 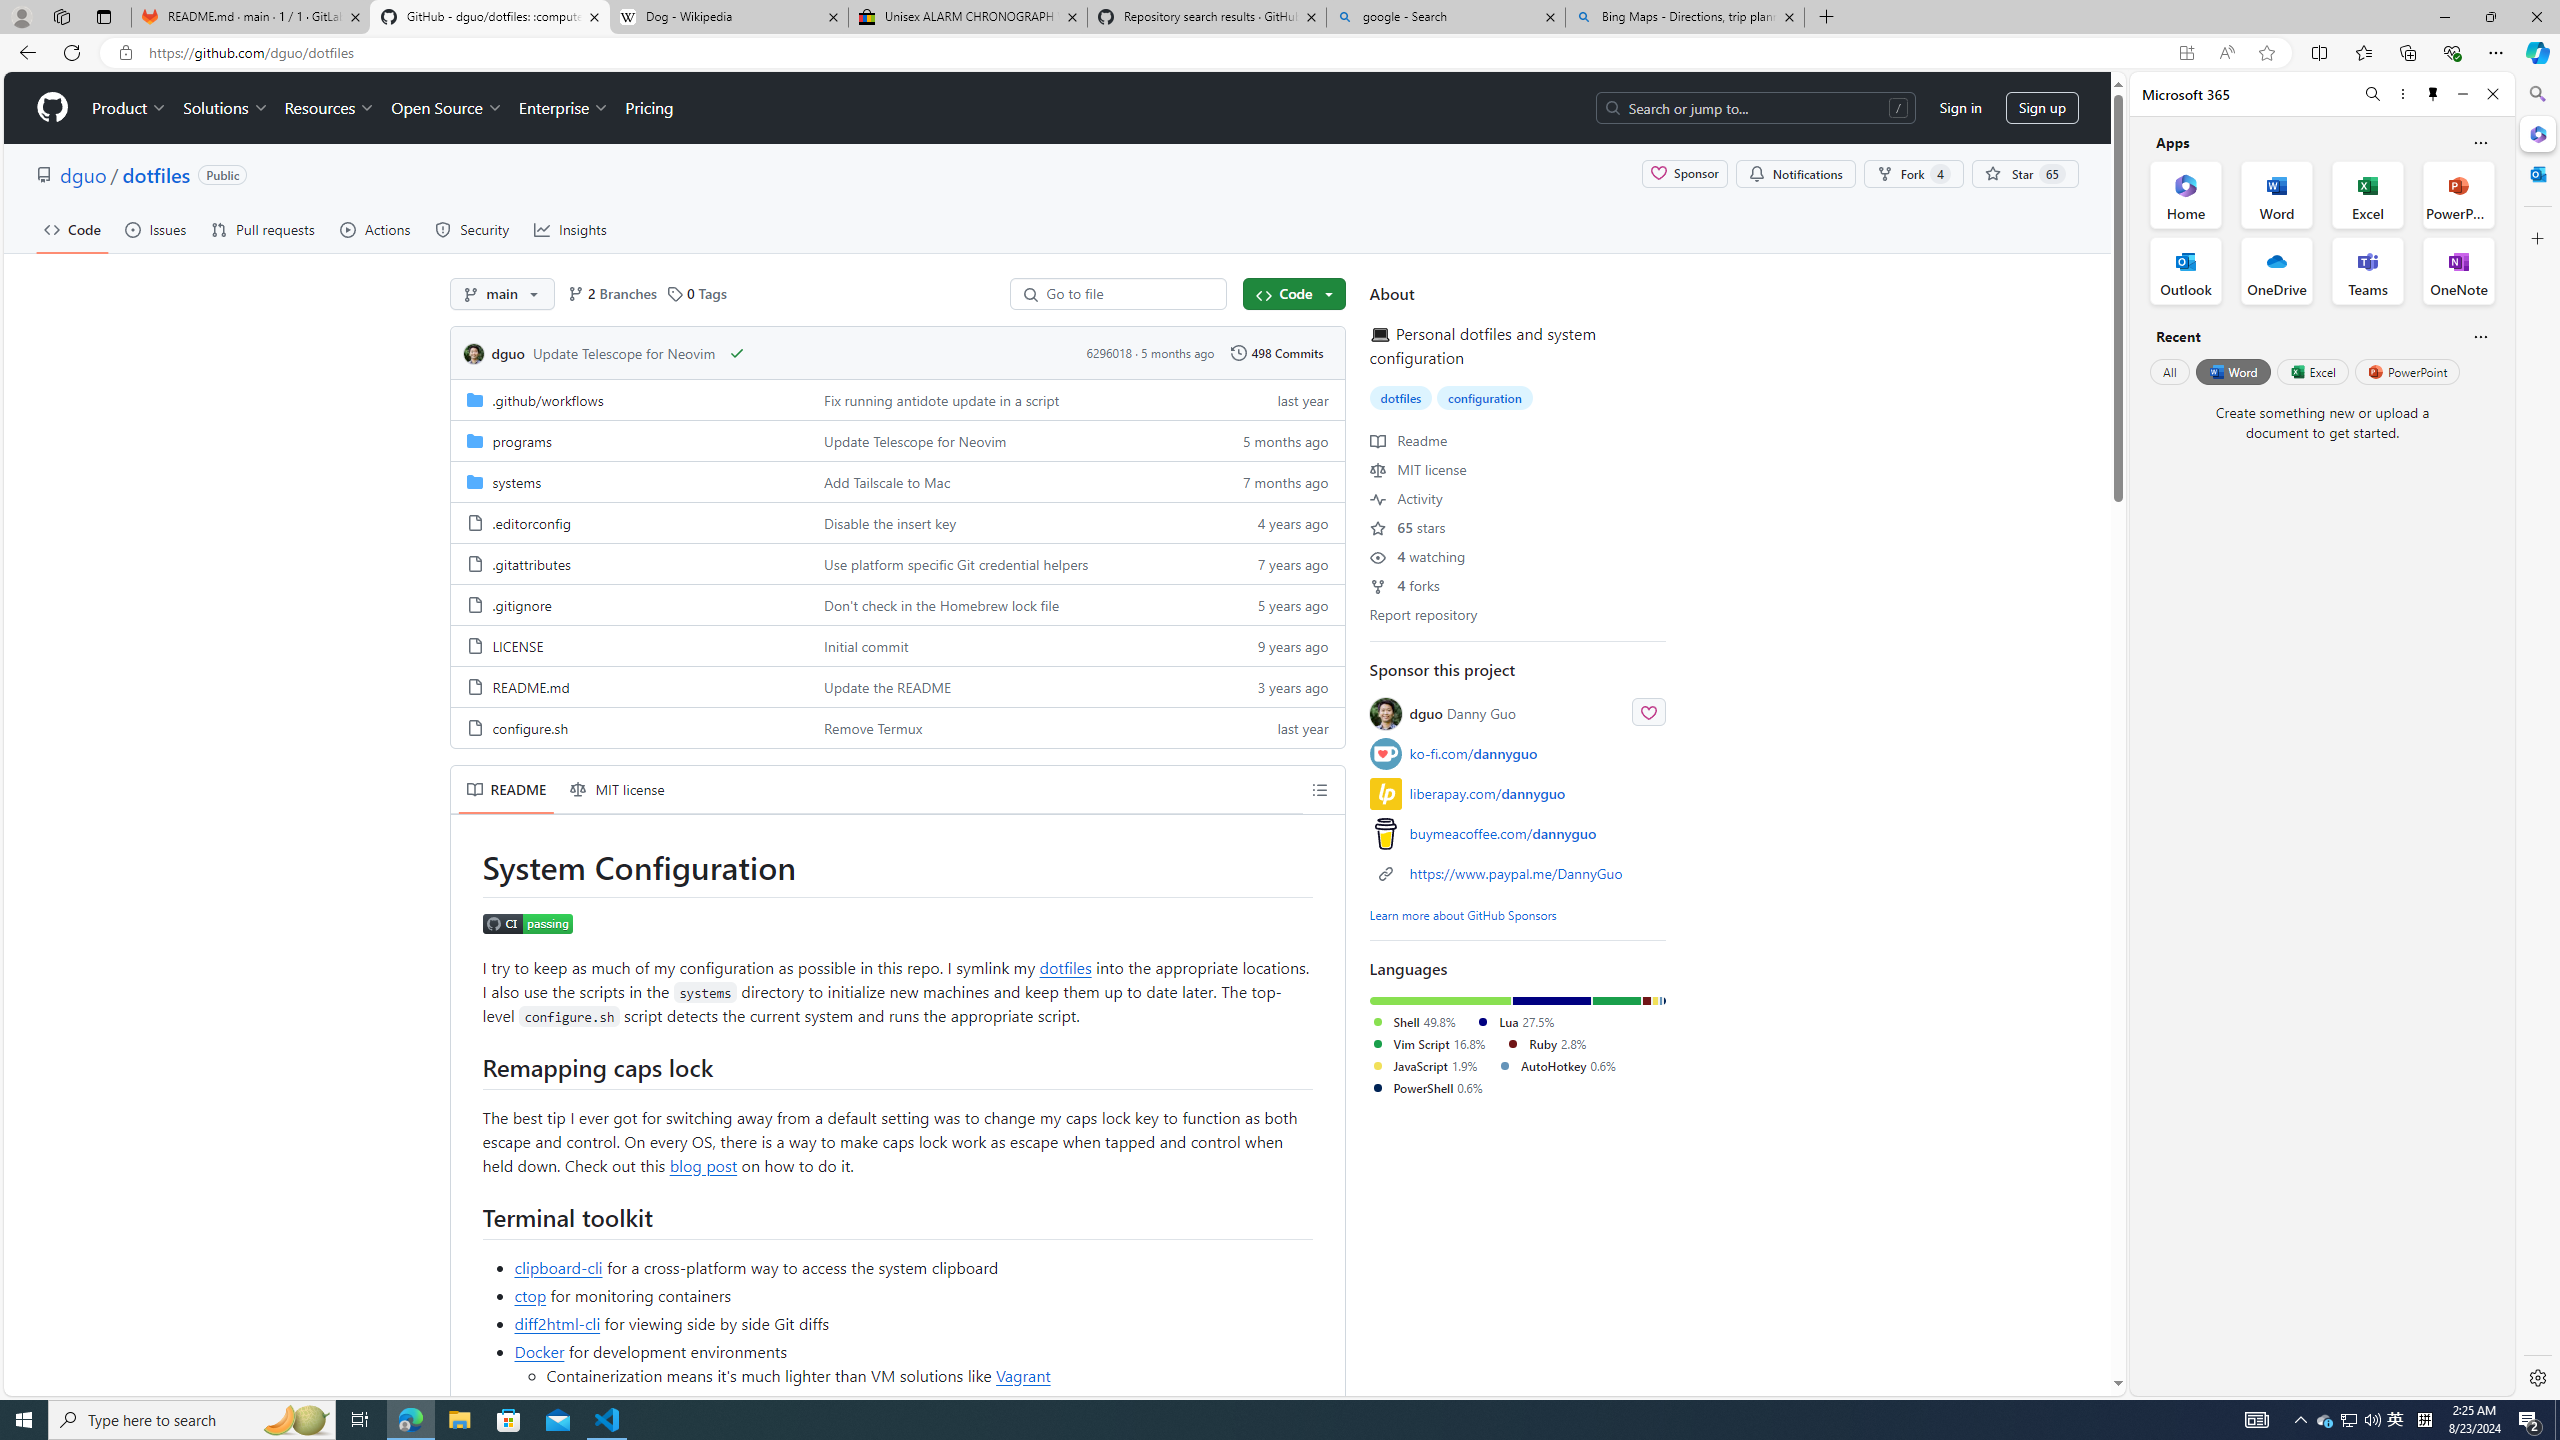 What do you see at coordinates (2537, 735) in the screenshot?
I see `'Side bar'` at bounding box center [2537, 735].